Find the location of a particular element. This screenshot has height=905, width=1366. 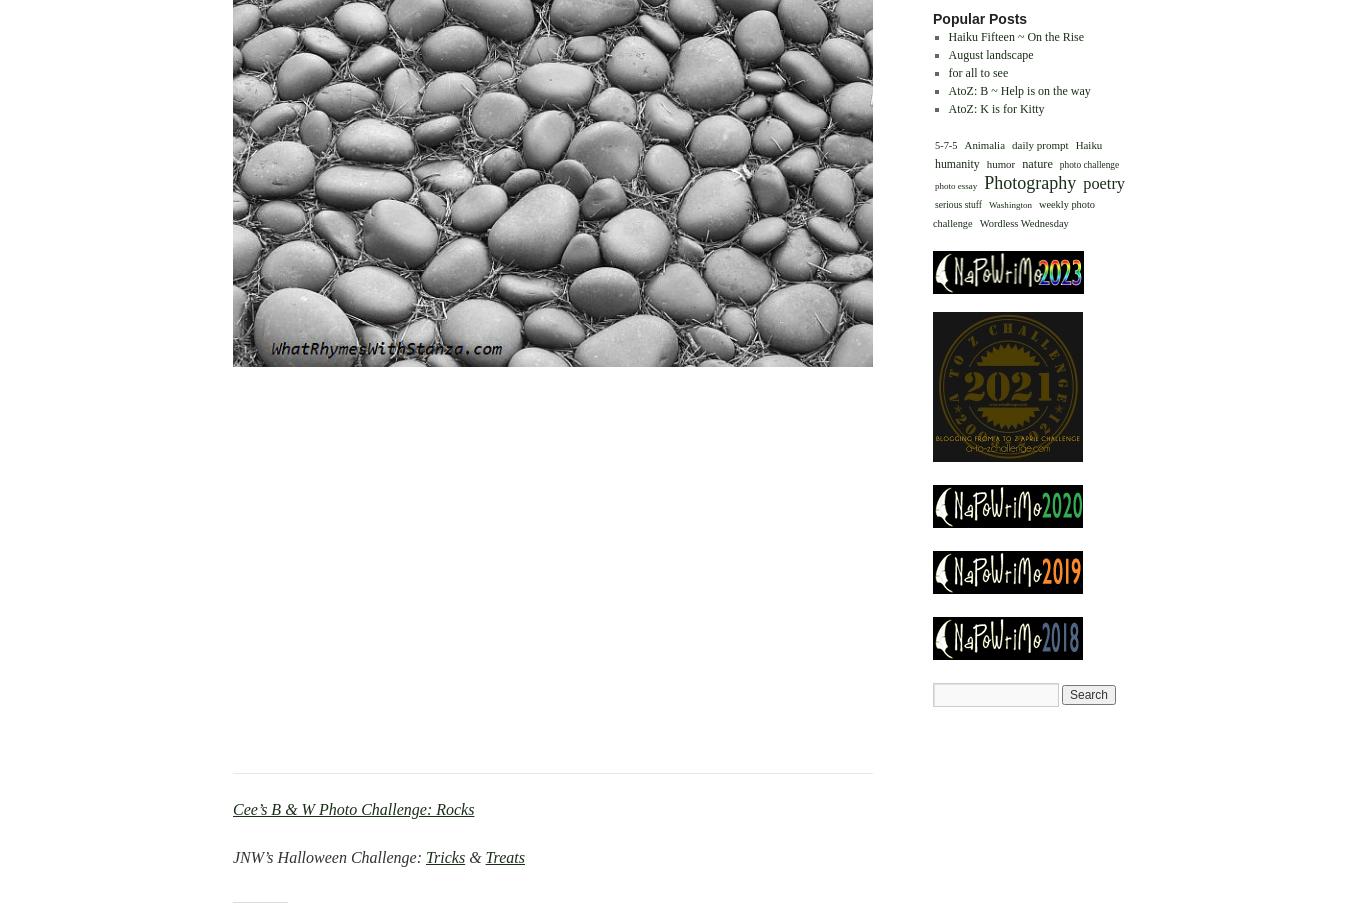

'daily prompt' is located at coordinates (1010, 142).